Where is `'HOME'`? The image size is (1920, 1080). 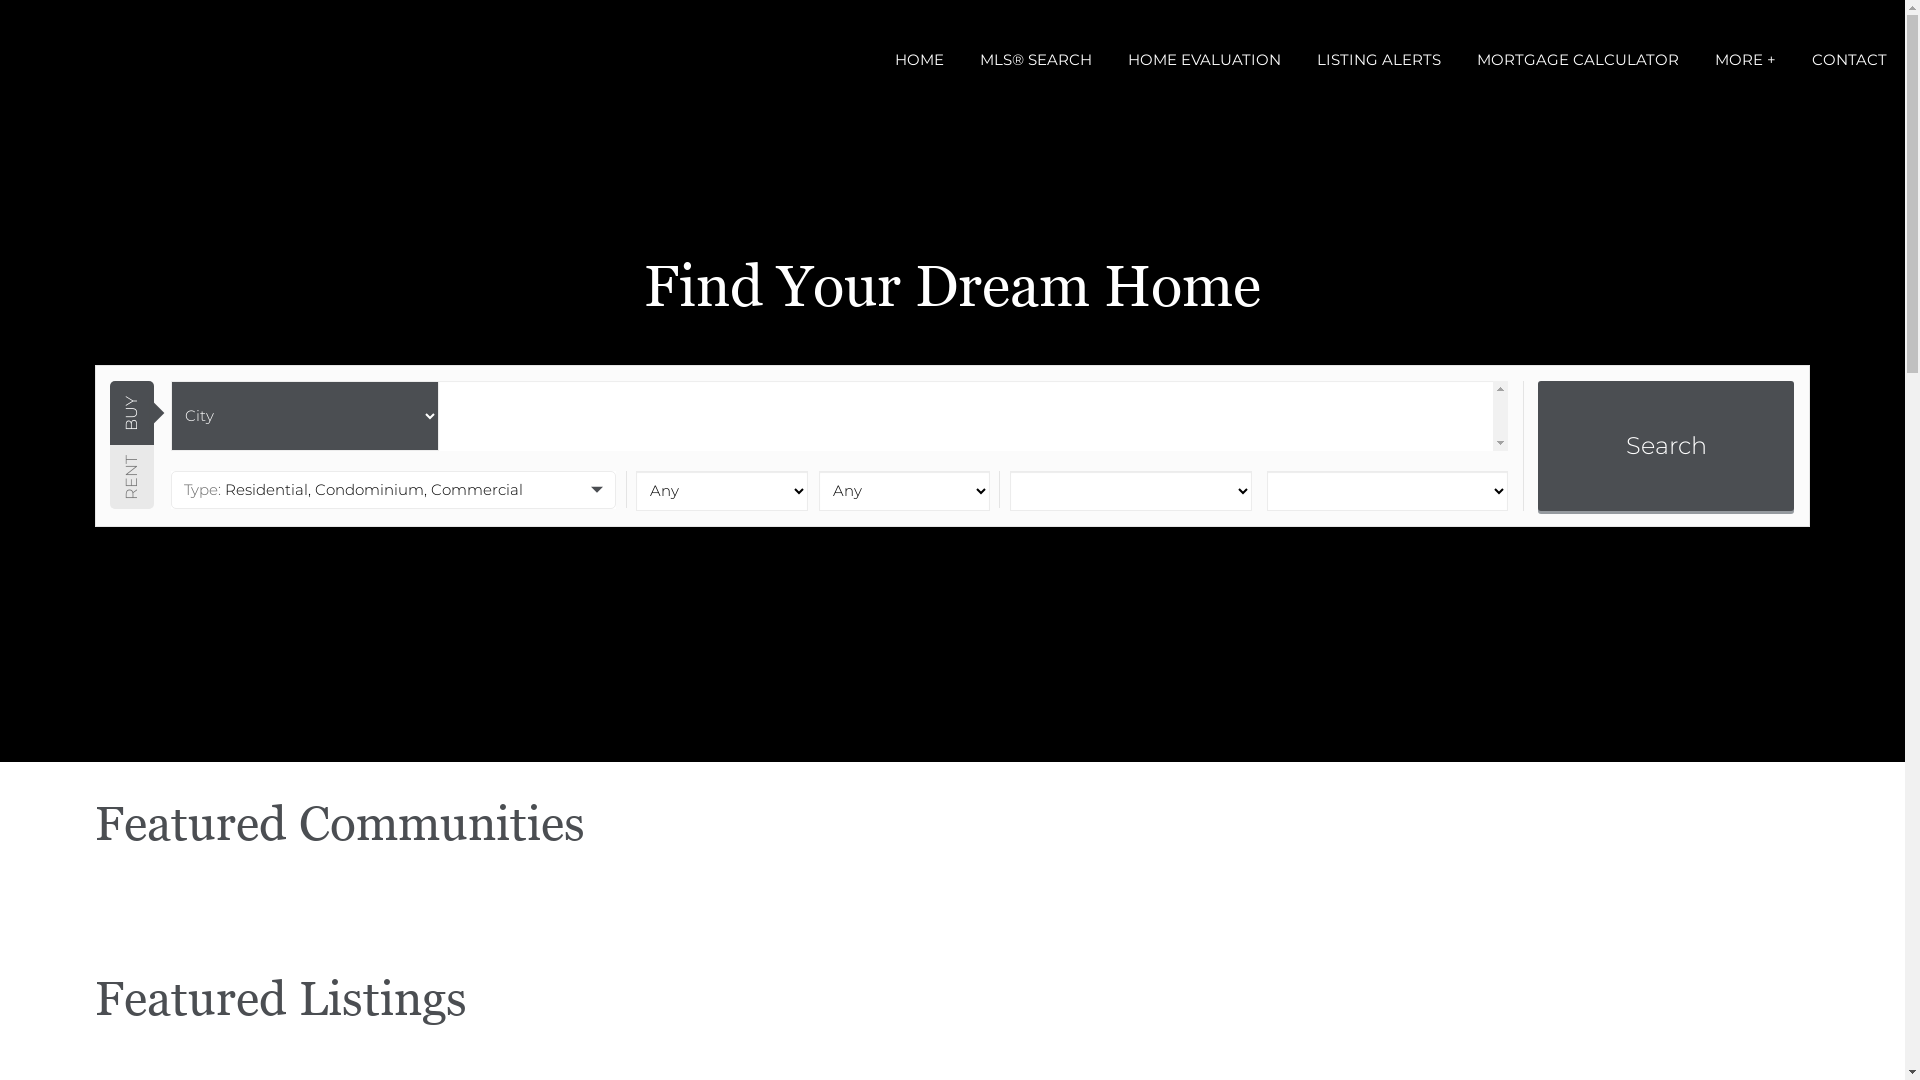
'HOME' is located at coordinates (877, 58).